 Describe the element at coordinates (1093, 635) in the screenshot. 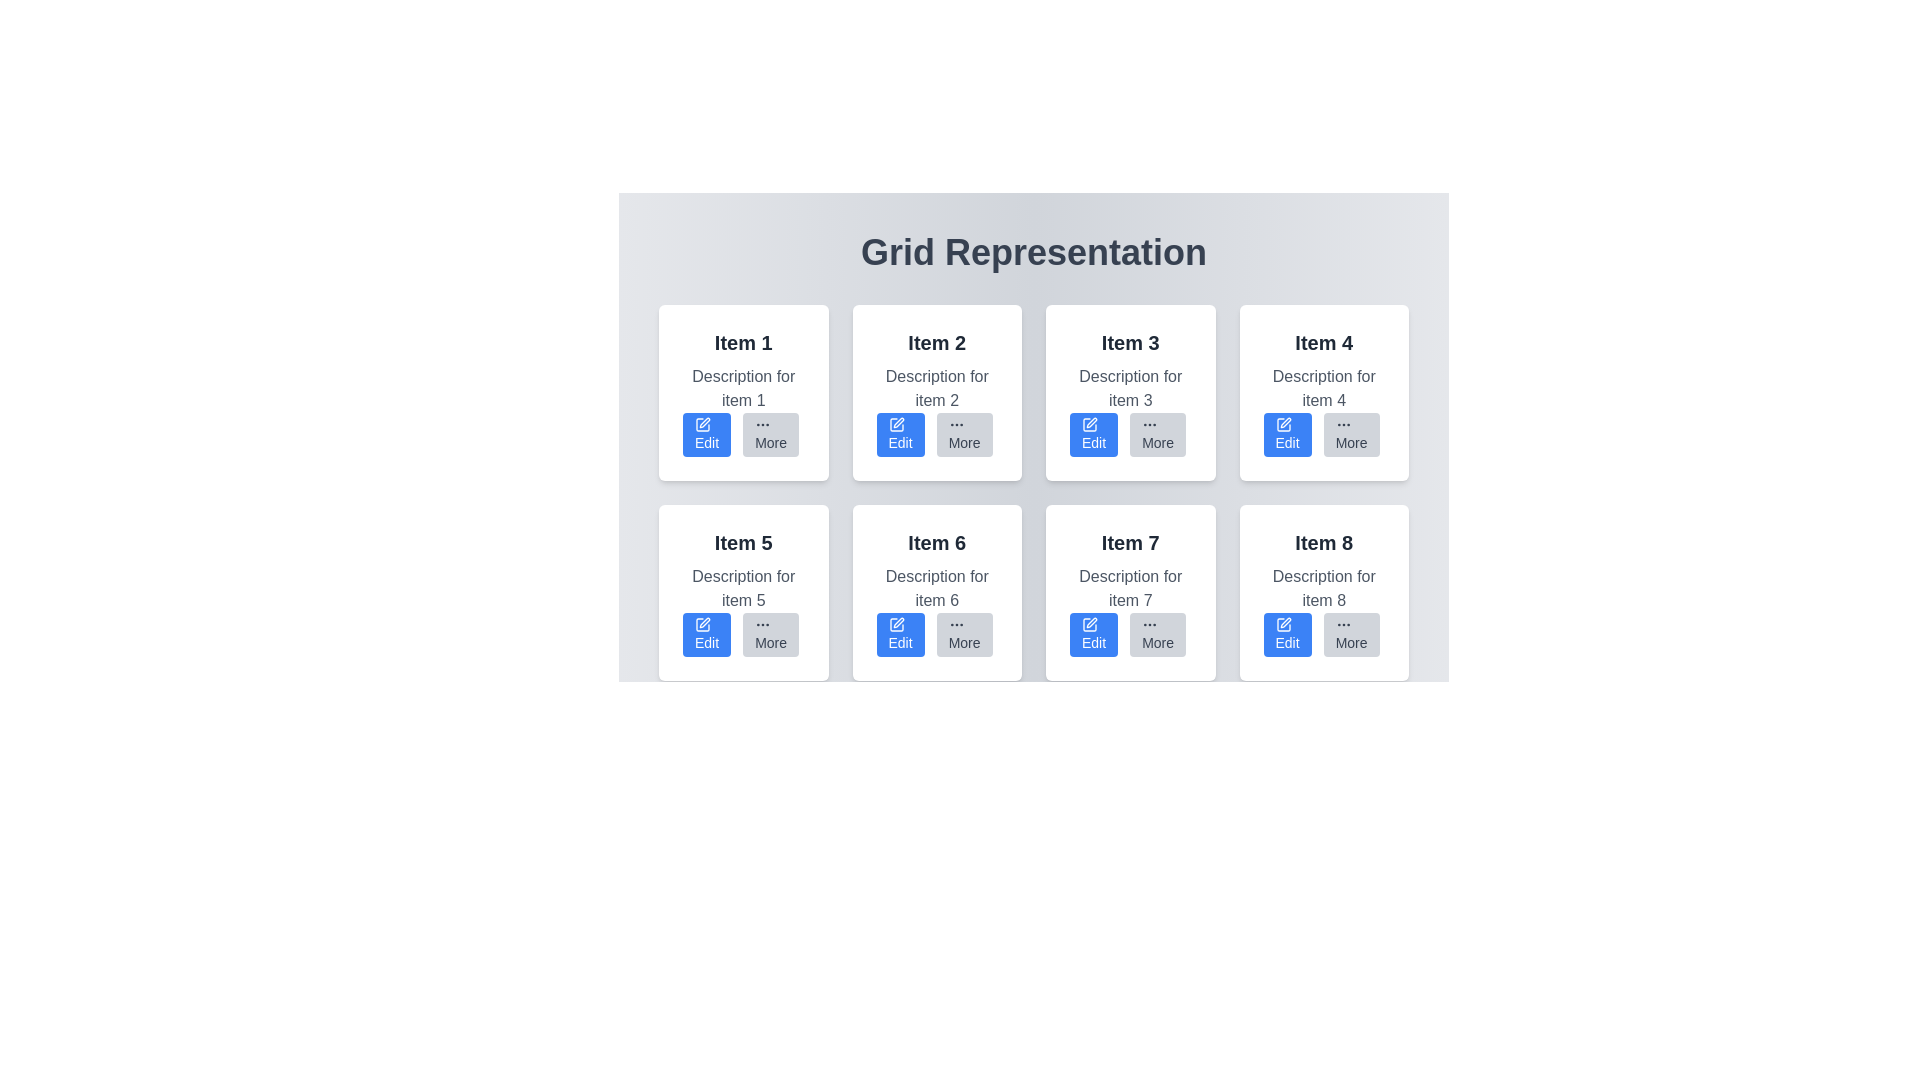

I see `the 'Edit' button, which is a rectangular button with white text on a blue background and a pen icon, to observe the hover effect` at that location.